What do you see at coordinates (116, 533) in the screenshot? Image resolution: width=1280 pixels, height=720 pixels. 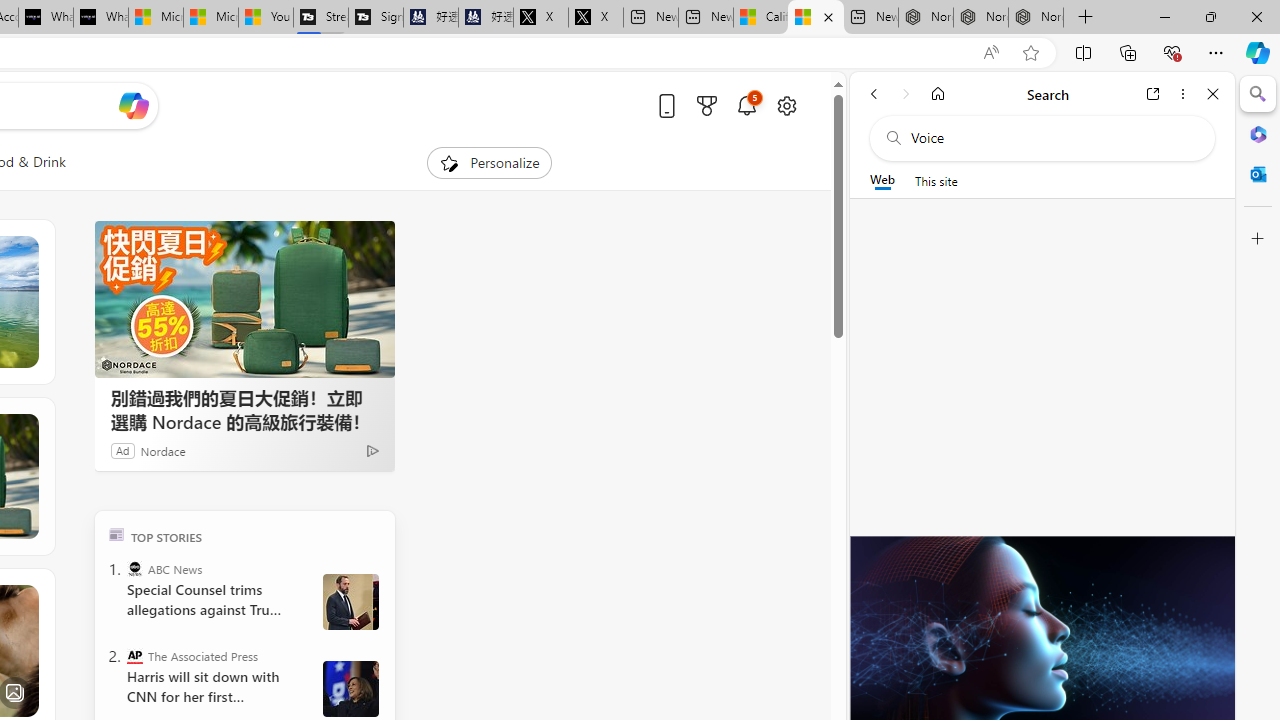 I see `'TOP'` at bounding box center [116, 533].